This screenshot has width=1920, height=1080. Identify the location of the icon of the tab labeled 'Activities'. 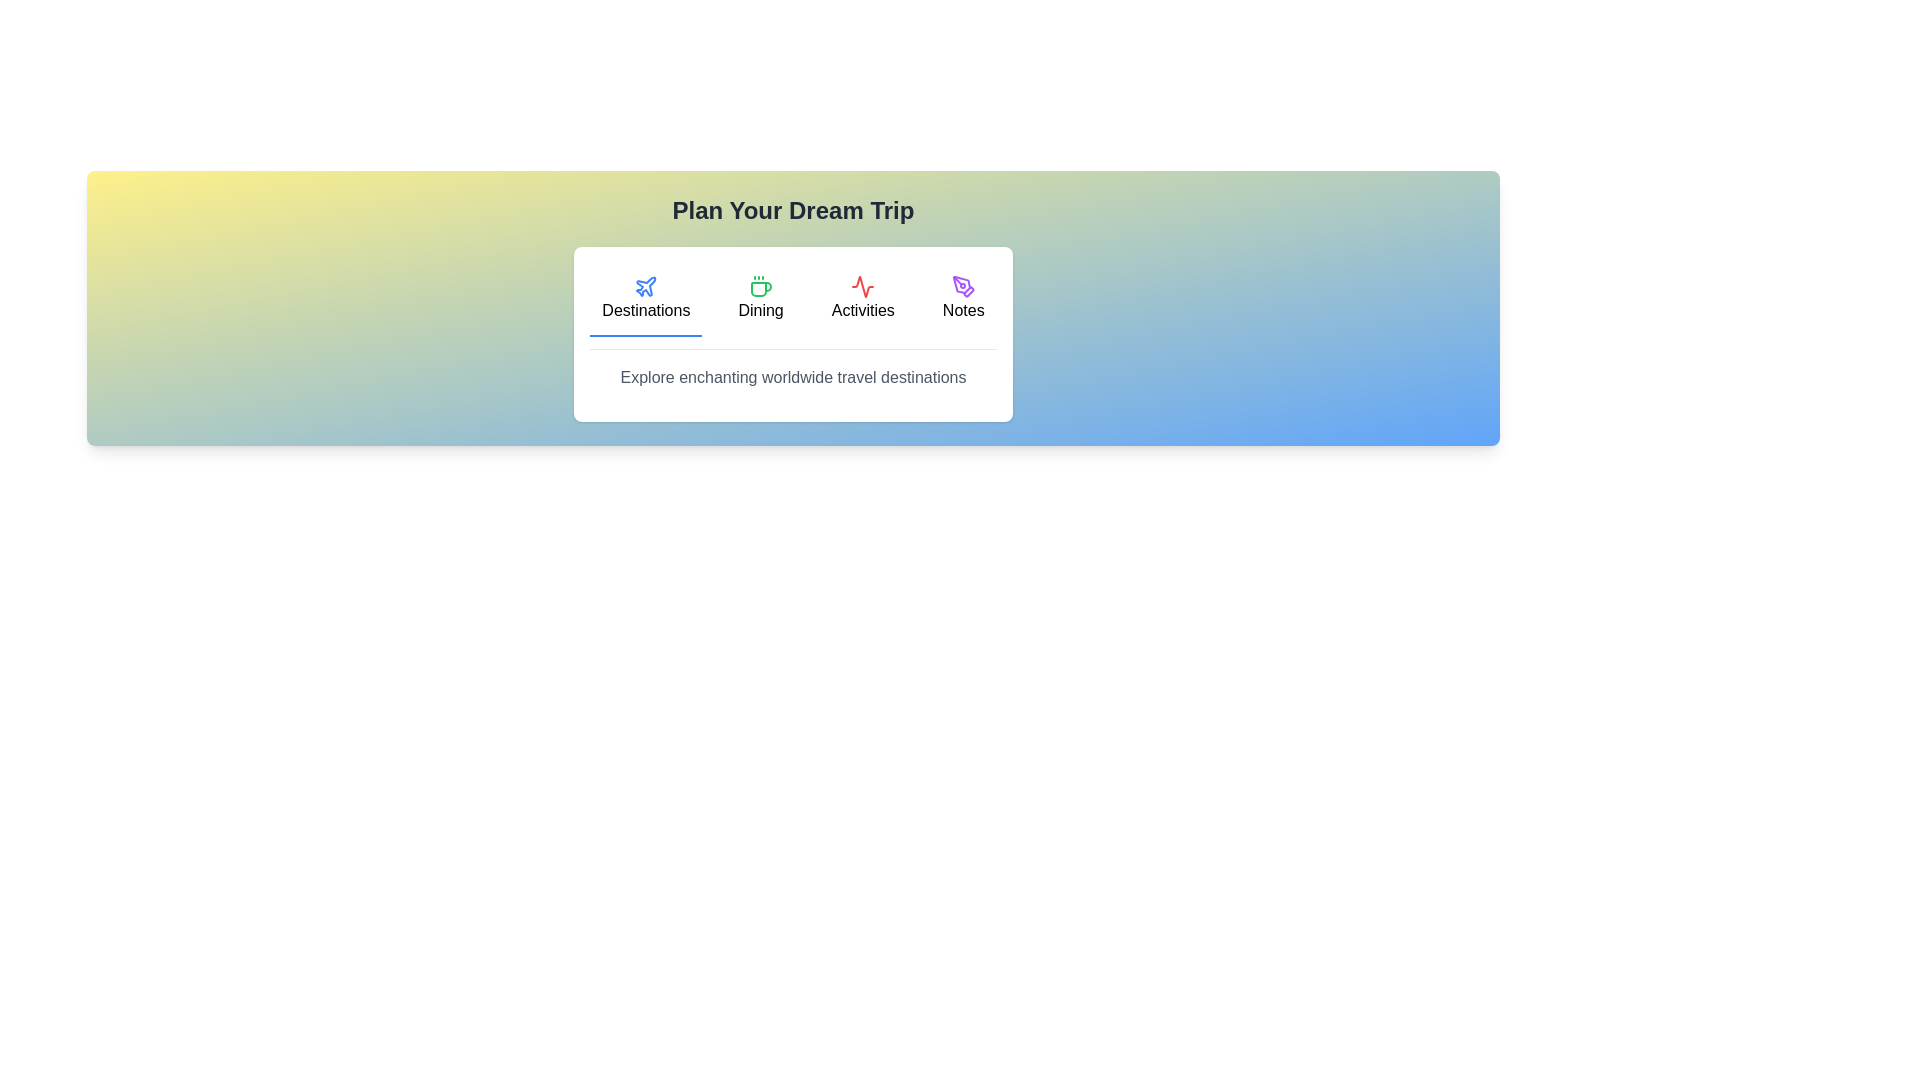
(863, 286).